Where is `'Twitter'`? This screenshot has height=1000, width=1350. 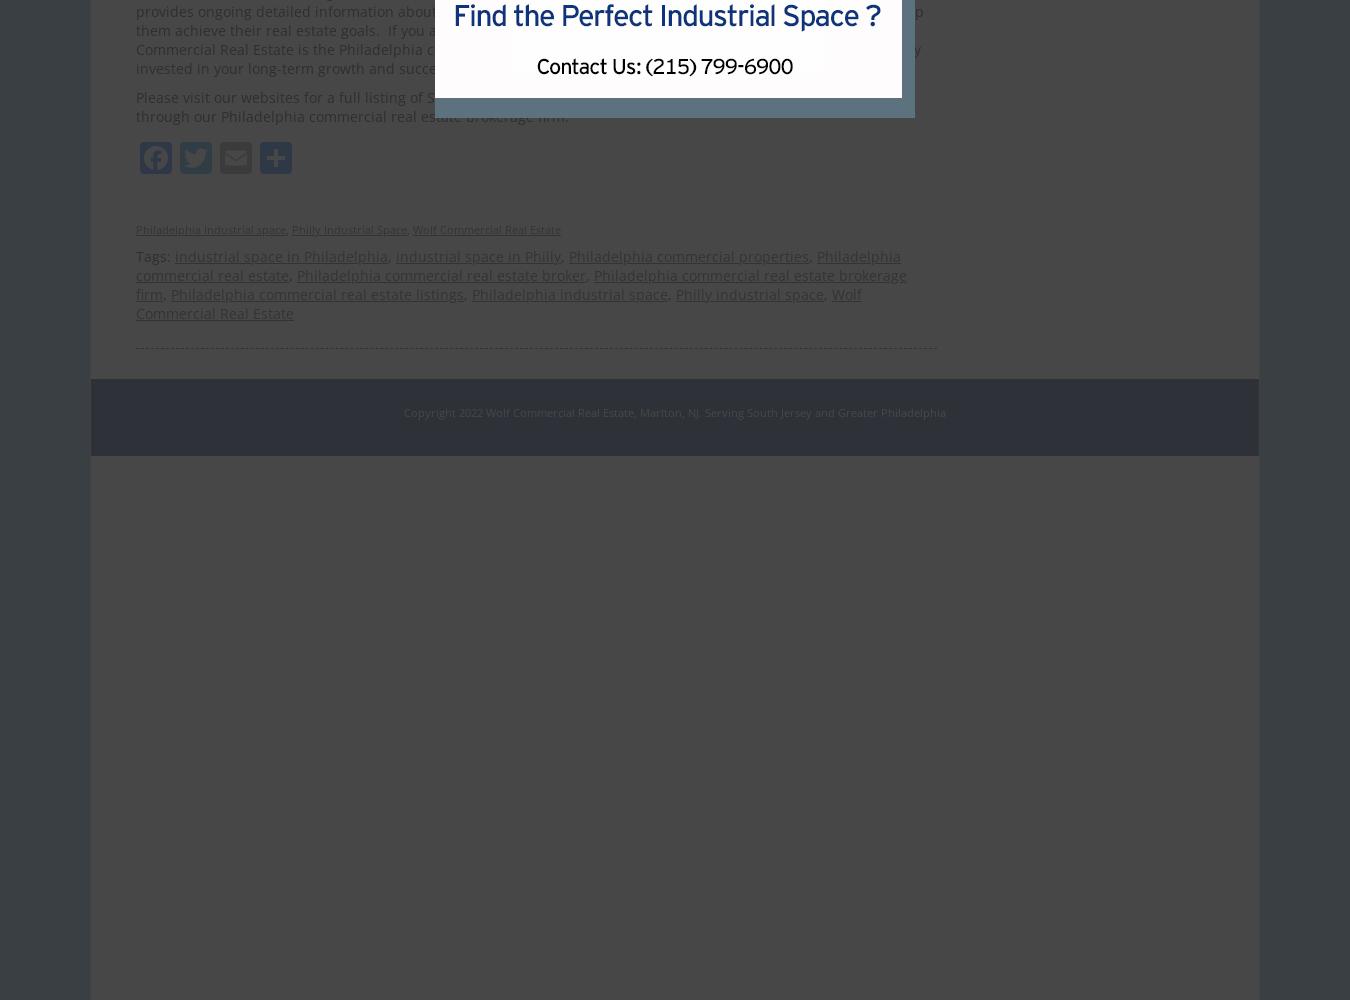
'Twitter' is located at coordinates (263, 157).